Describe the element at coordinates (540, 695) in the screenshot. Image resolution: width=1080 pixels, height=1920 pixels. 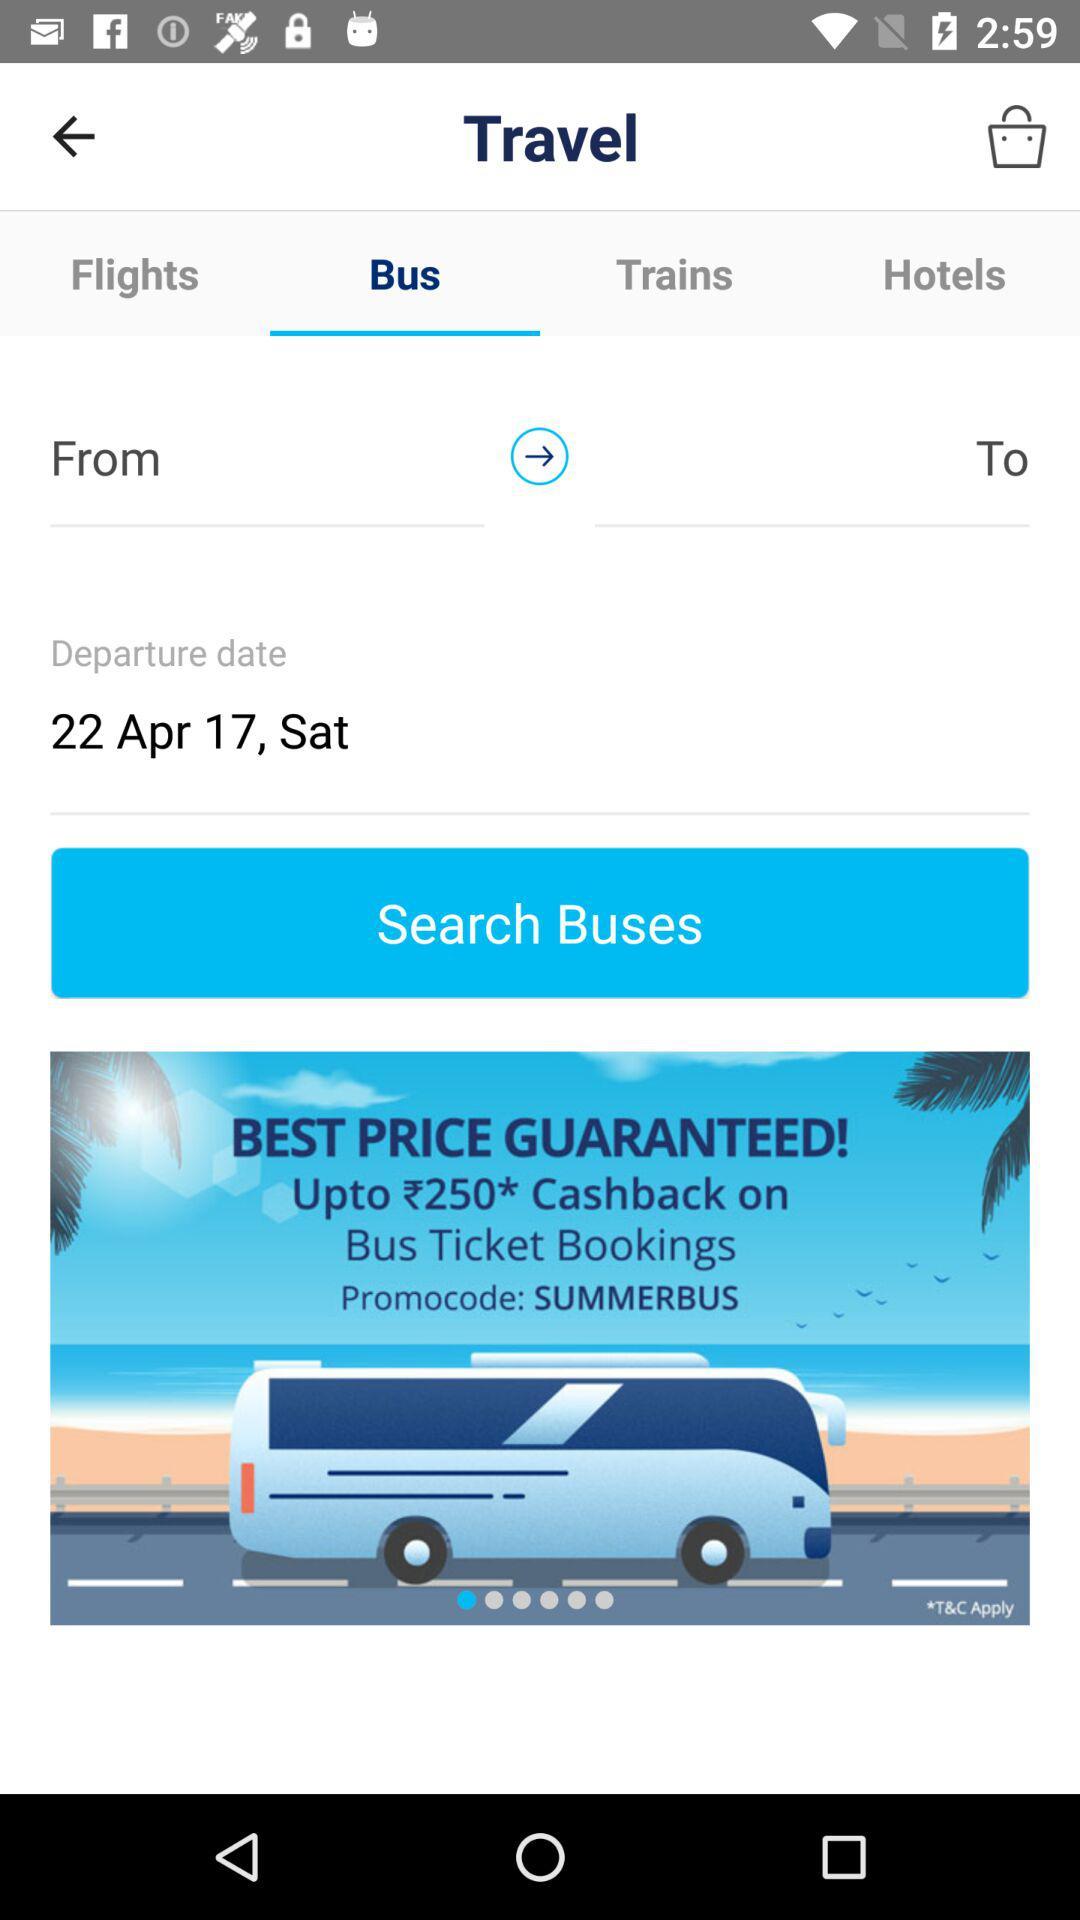
I see `departure date` at that location.